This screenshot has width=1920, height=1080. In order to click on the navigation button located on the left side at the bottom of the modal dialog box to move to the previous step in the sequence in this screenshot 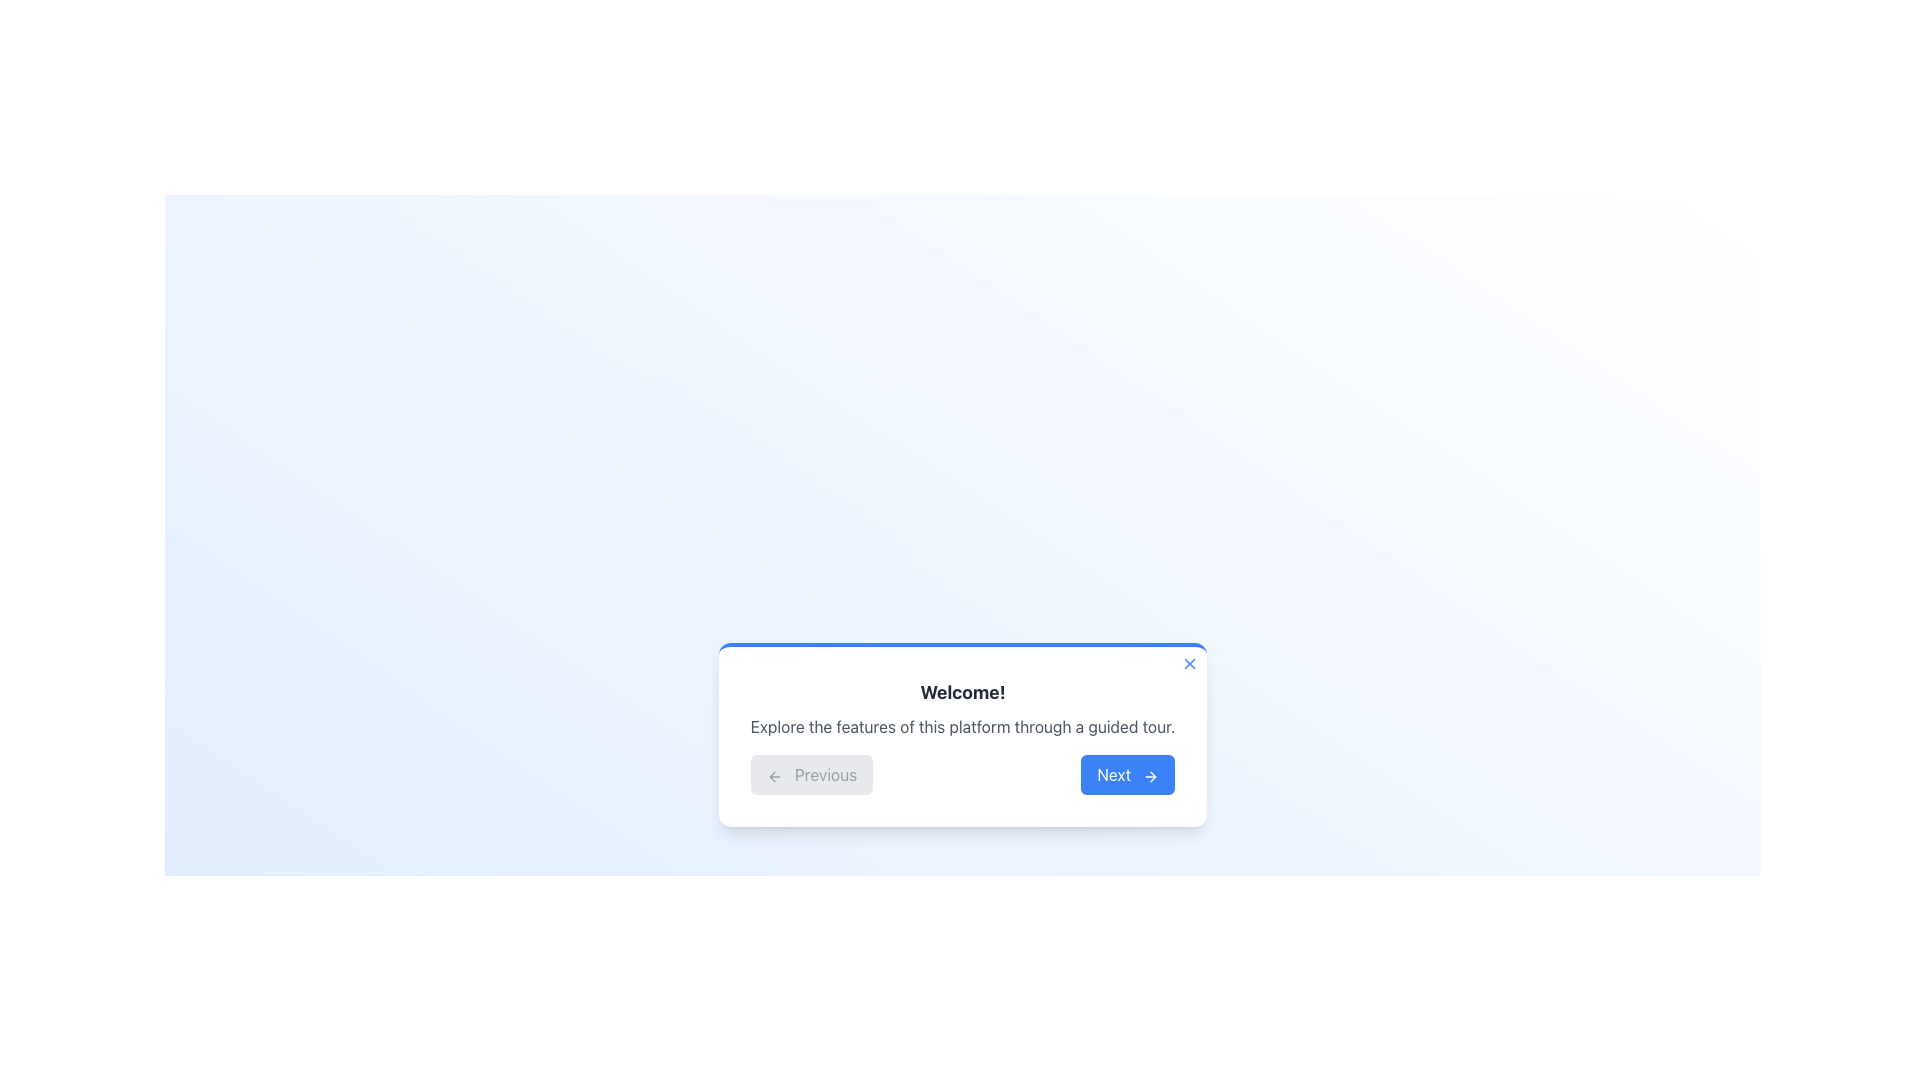, I will do `click(811, 774)`.